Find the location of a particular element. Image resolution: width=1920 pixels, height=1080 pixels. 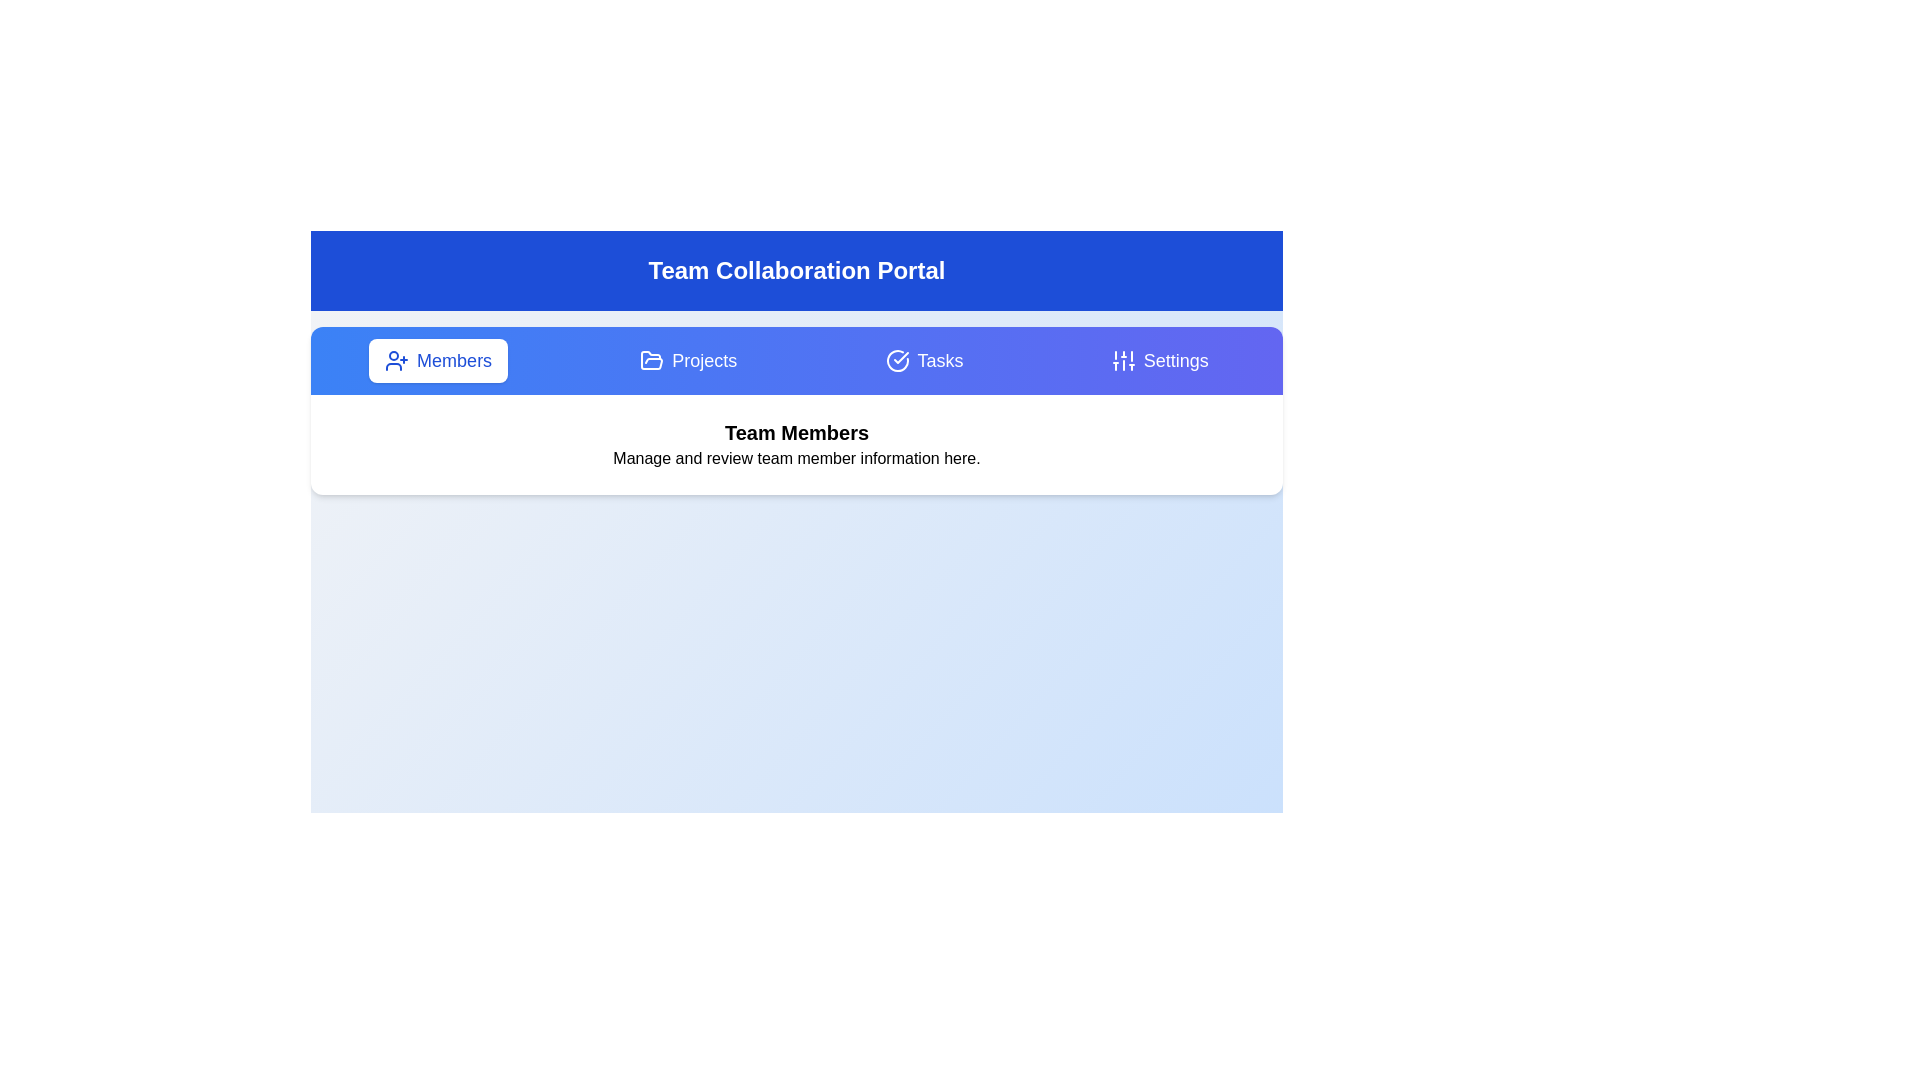

the text label displaying 'Tasks' which is styled with a larger font size and is located in the header section of the navigation bar, positioned between 'Projects' and 'Settings' is located at coordinates (939, 361).